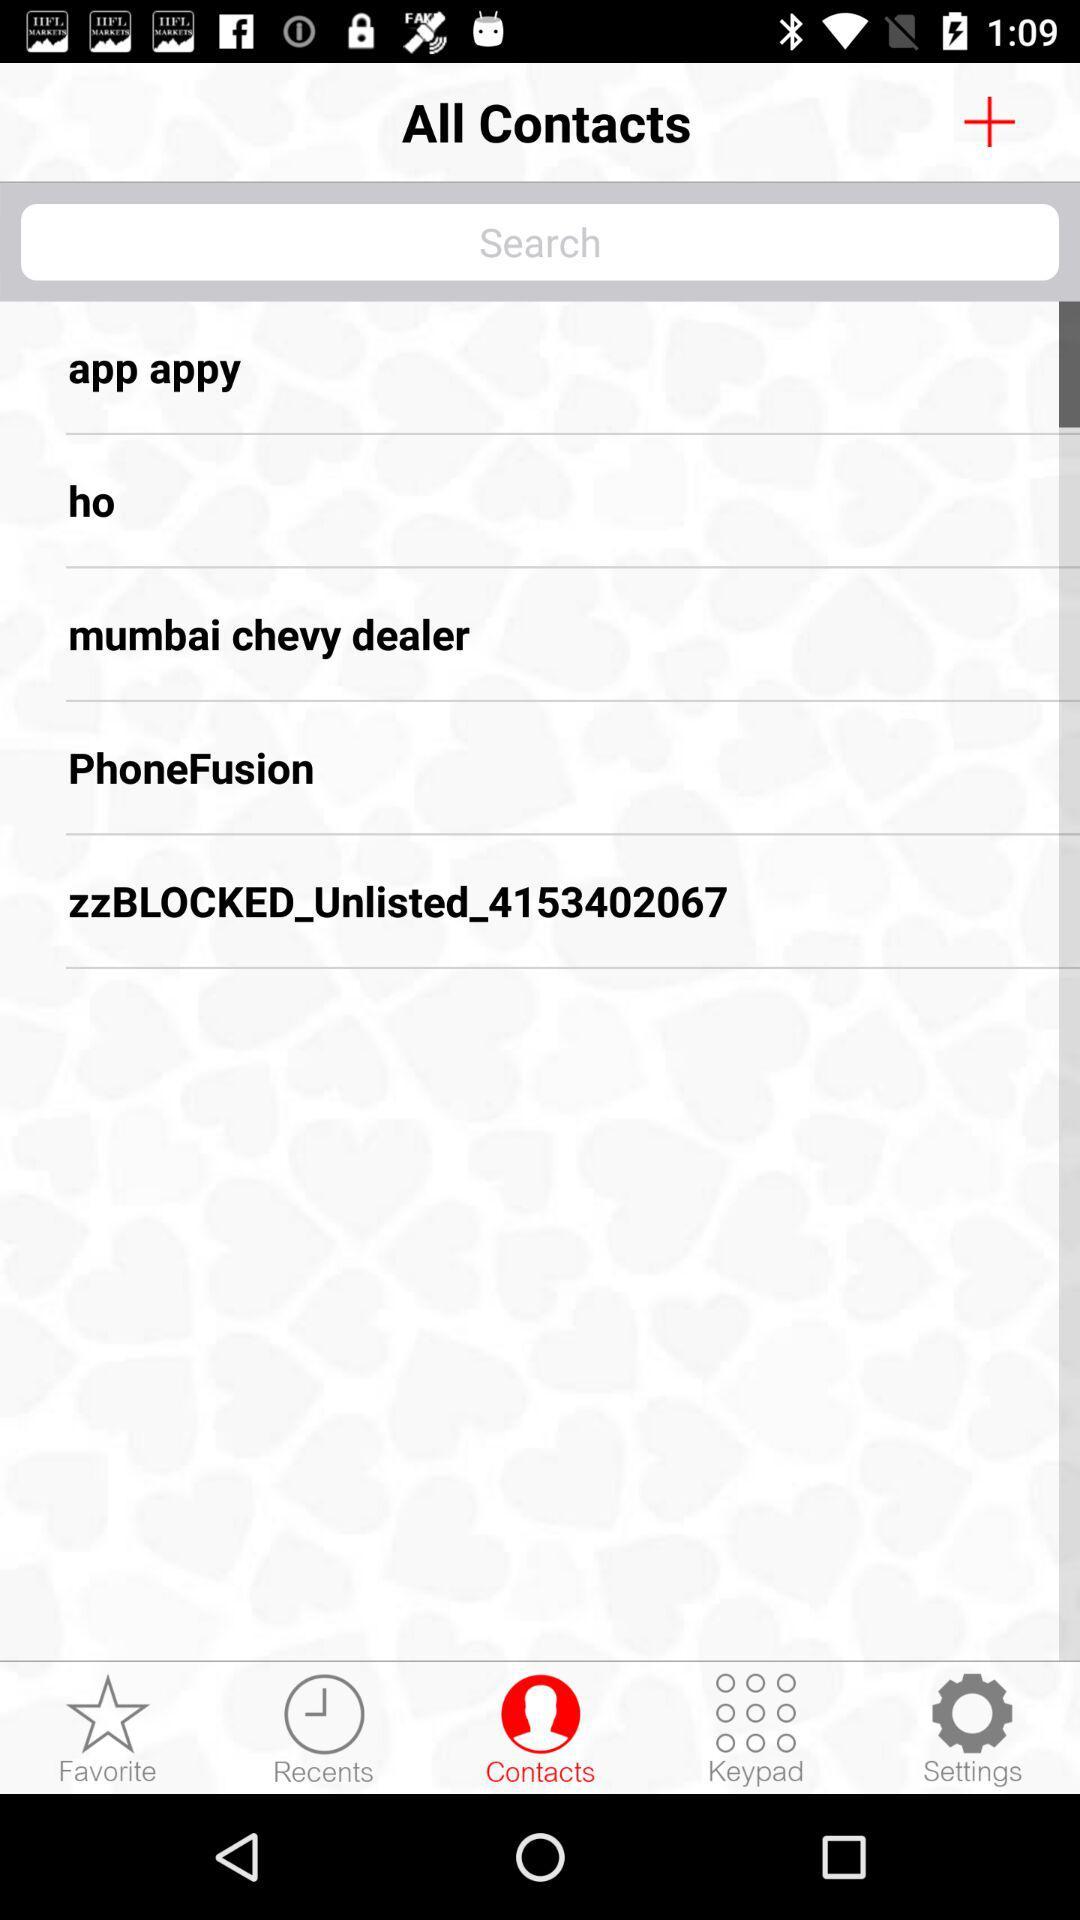 The image size is (1080, 1920). I want to click on call log, so click(323, 1728).